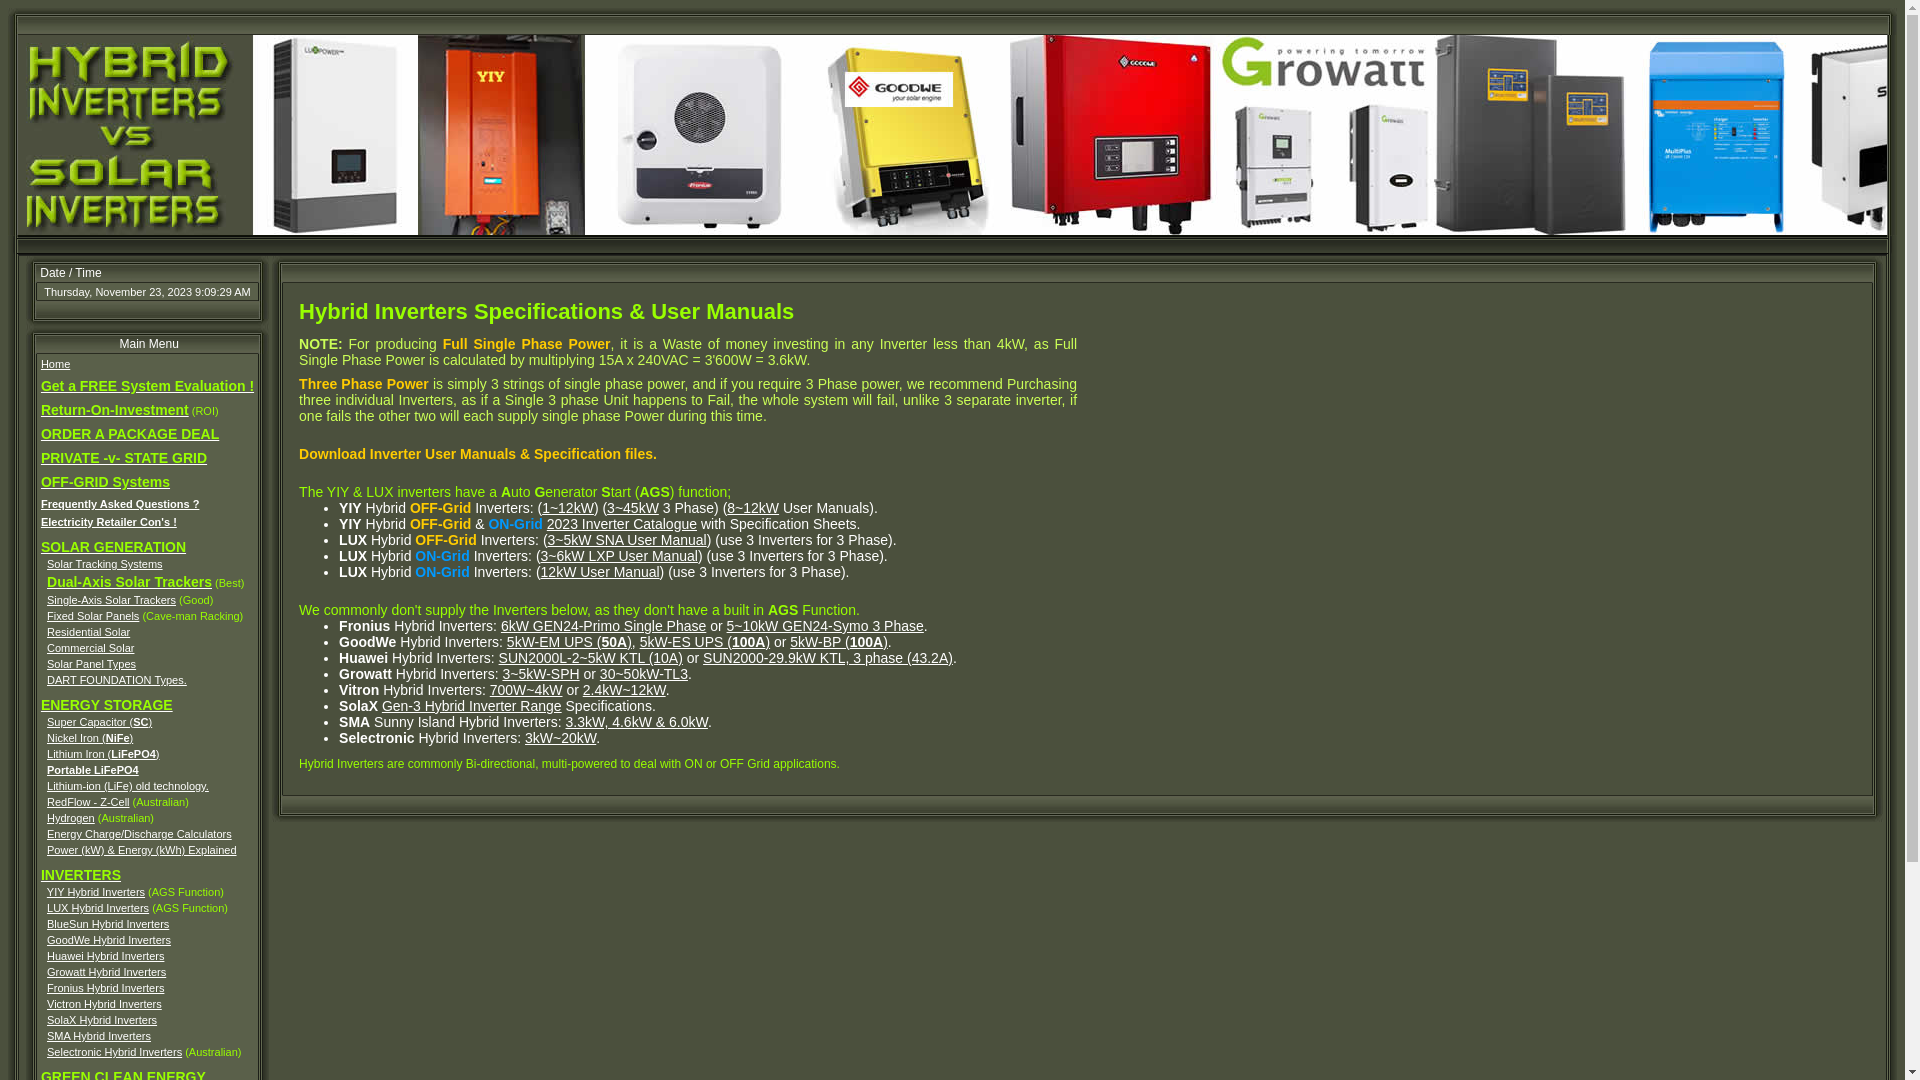  I want to click on 'Get a FREE System Evaluation !', so click(146, 386).